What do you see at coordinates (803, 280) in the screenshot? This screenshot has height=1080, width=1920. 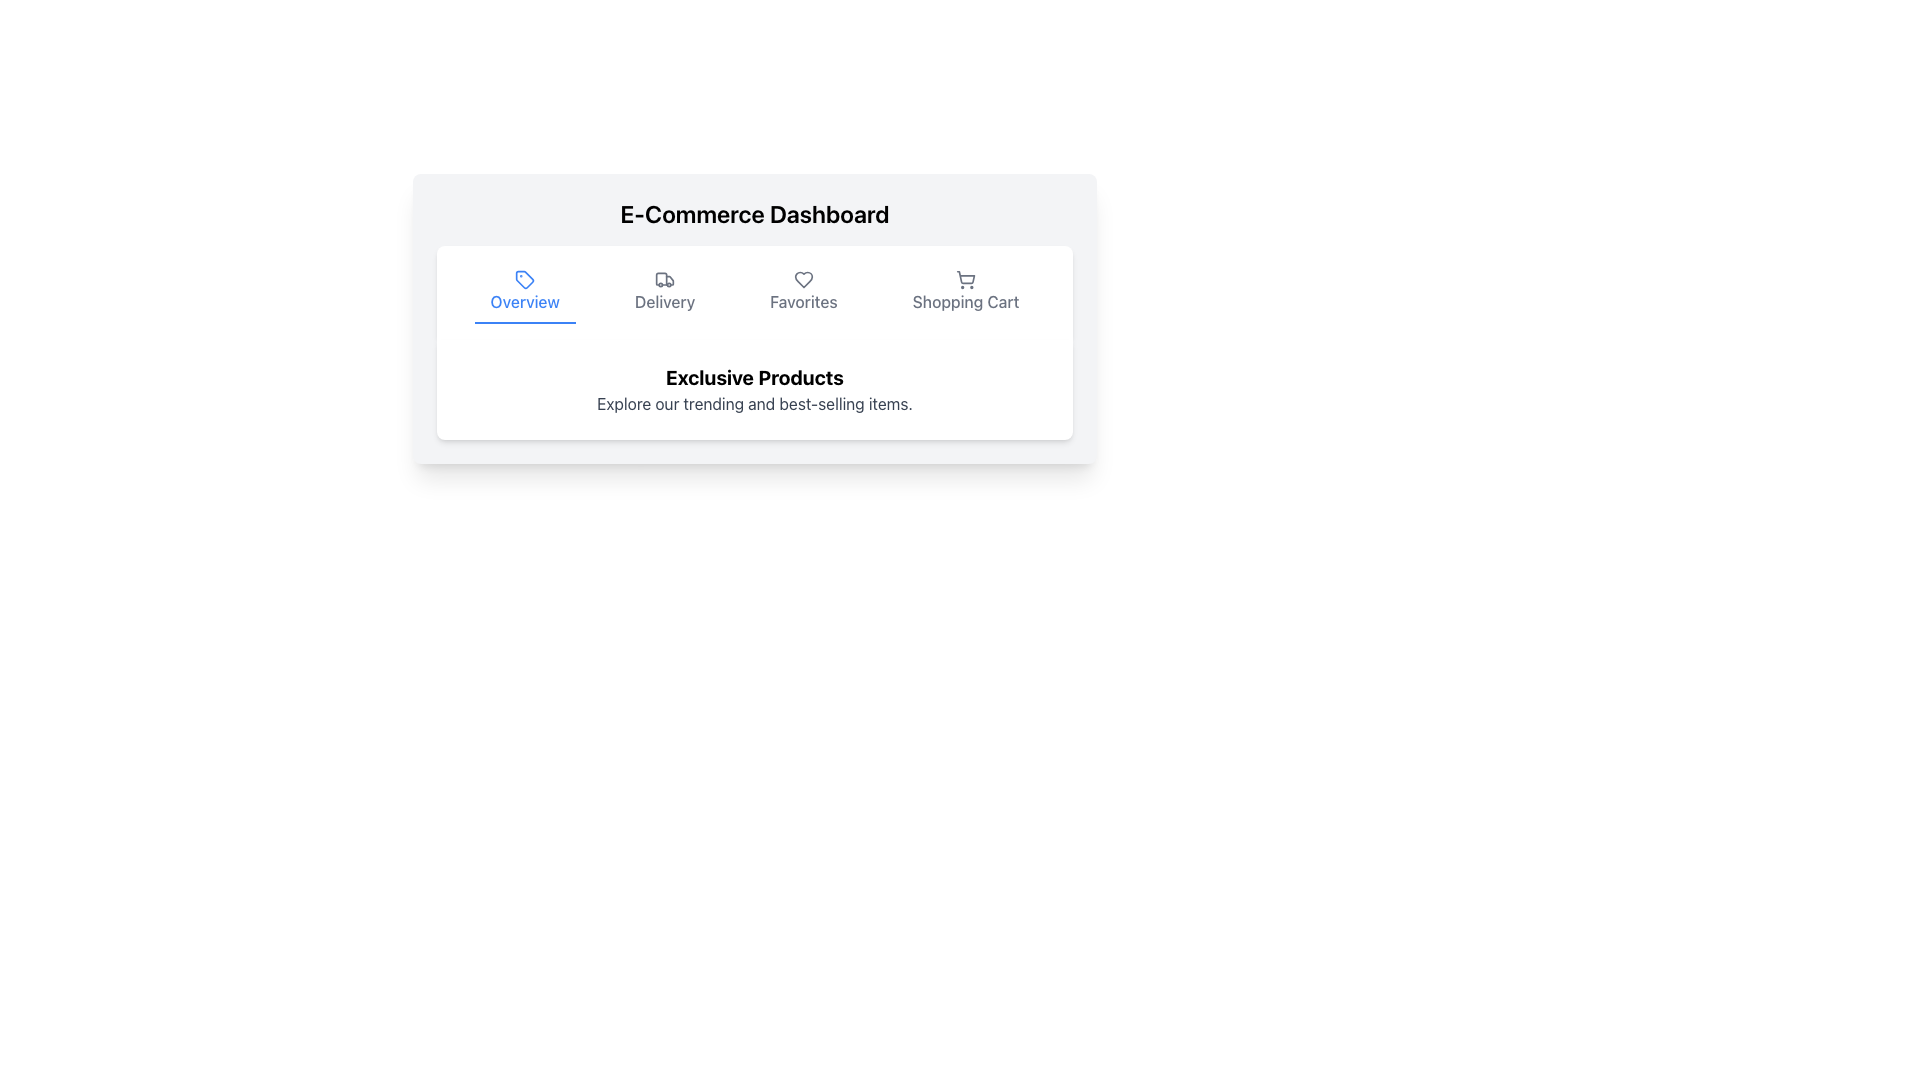 I see `the heart-shaped SVG icon located at the center of the 'Favorites' section in the navigation area` at bounding box center [803, 280].